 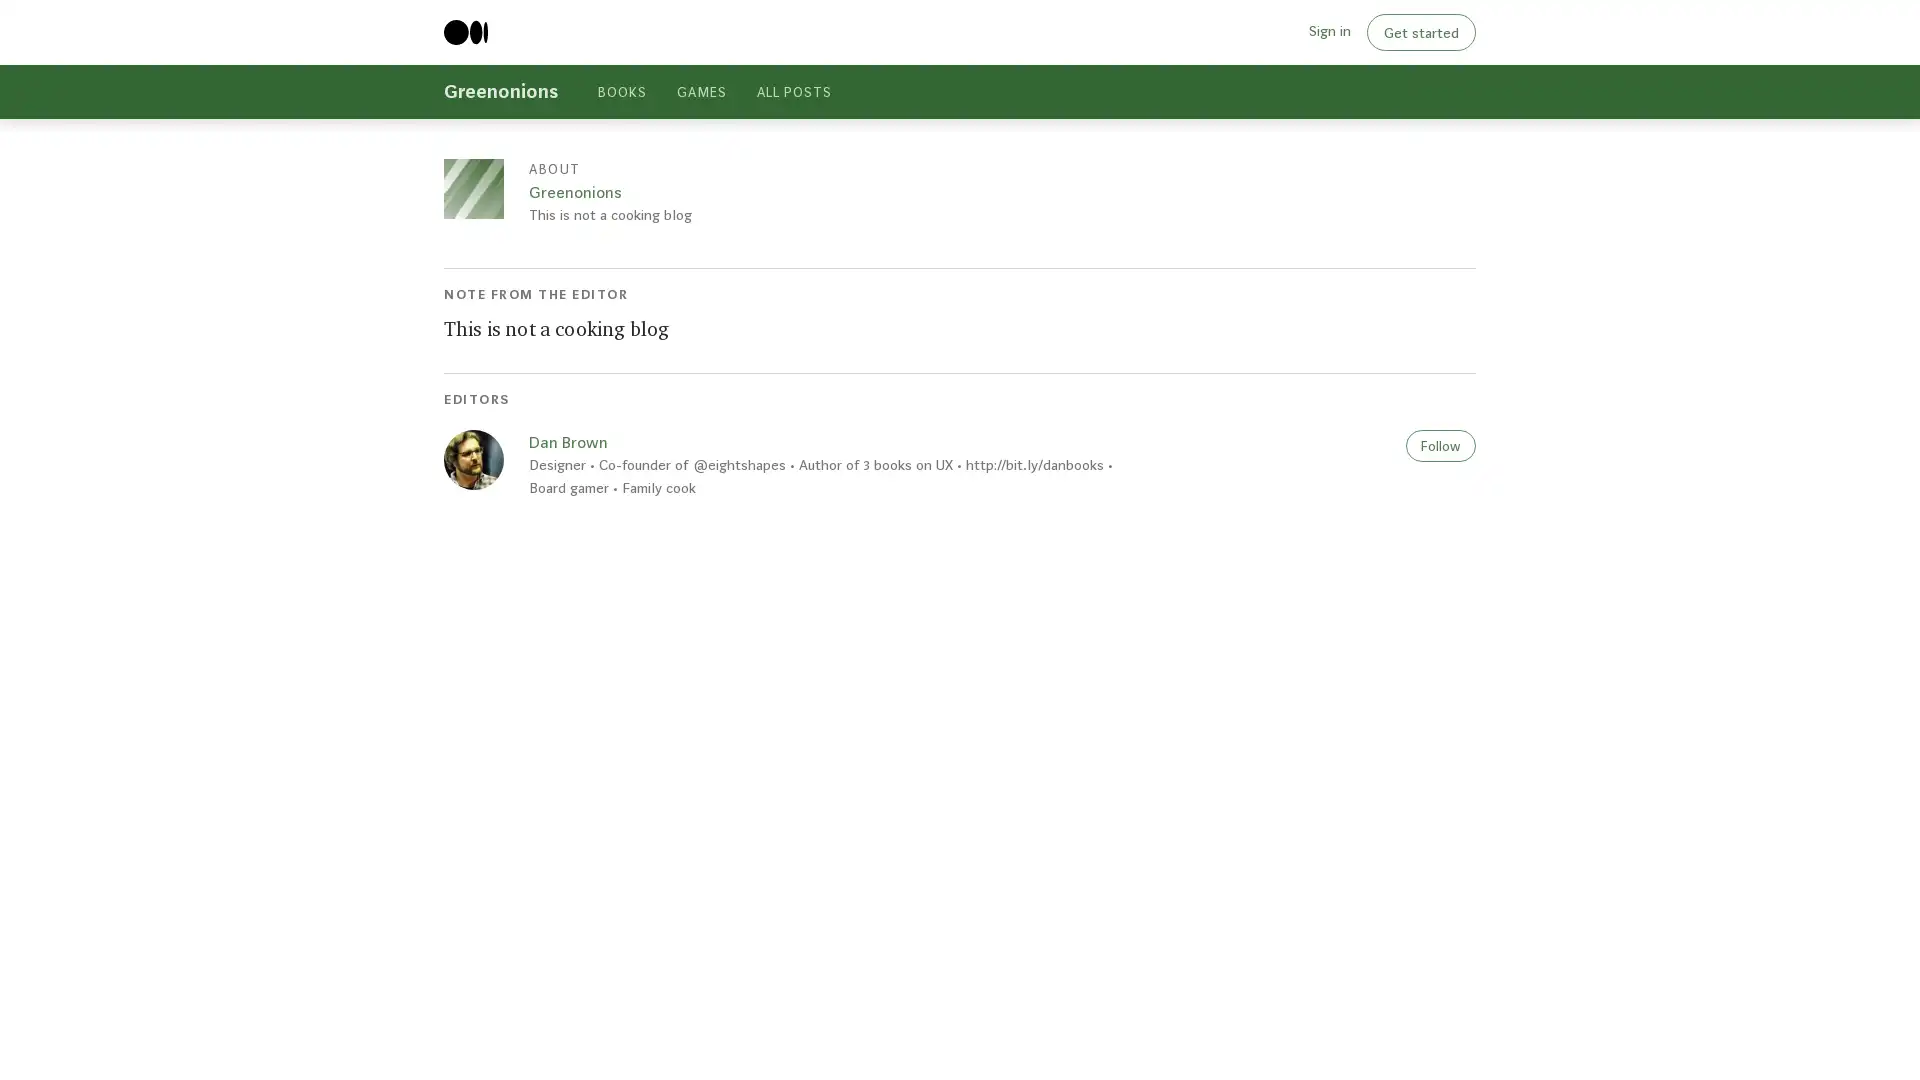 I want to click on Follow to get new stories and recommendations from this author, so click(x=1440, y=443).